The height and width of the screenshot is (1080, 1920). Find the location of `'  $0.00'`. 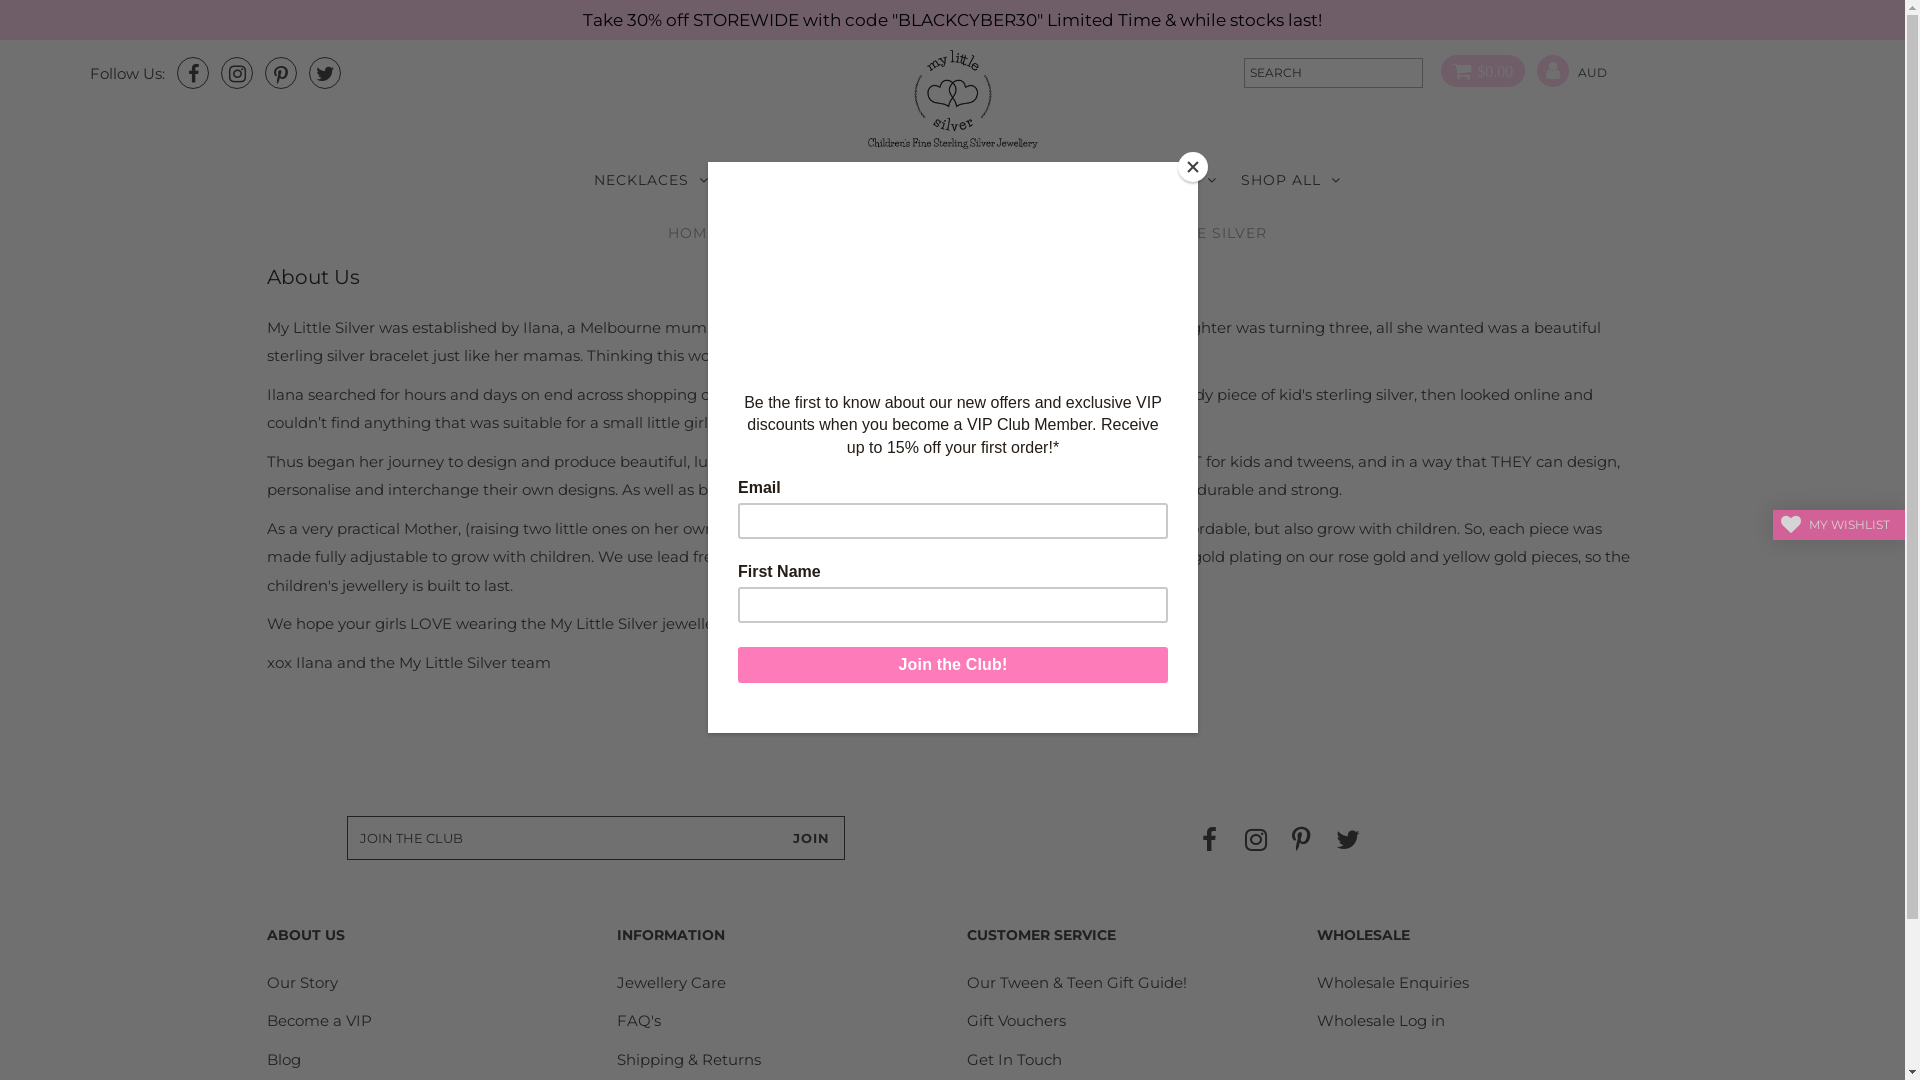

'  $0.00' is located at coordinates (1476, 71).